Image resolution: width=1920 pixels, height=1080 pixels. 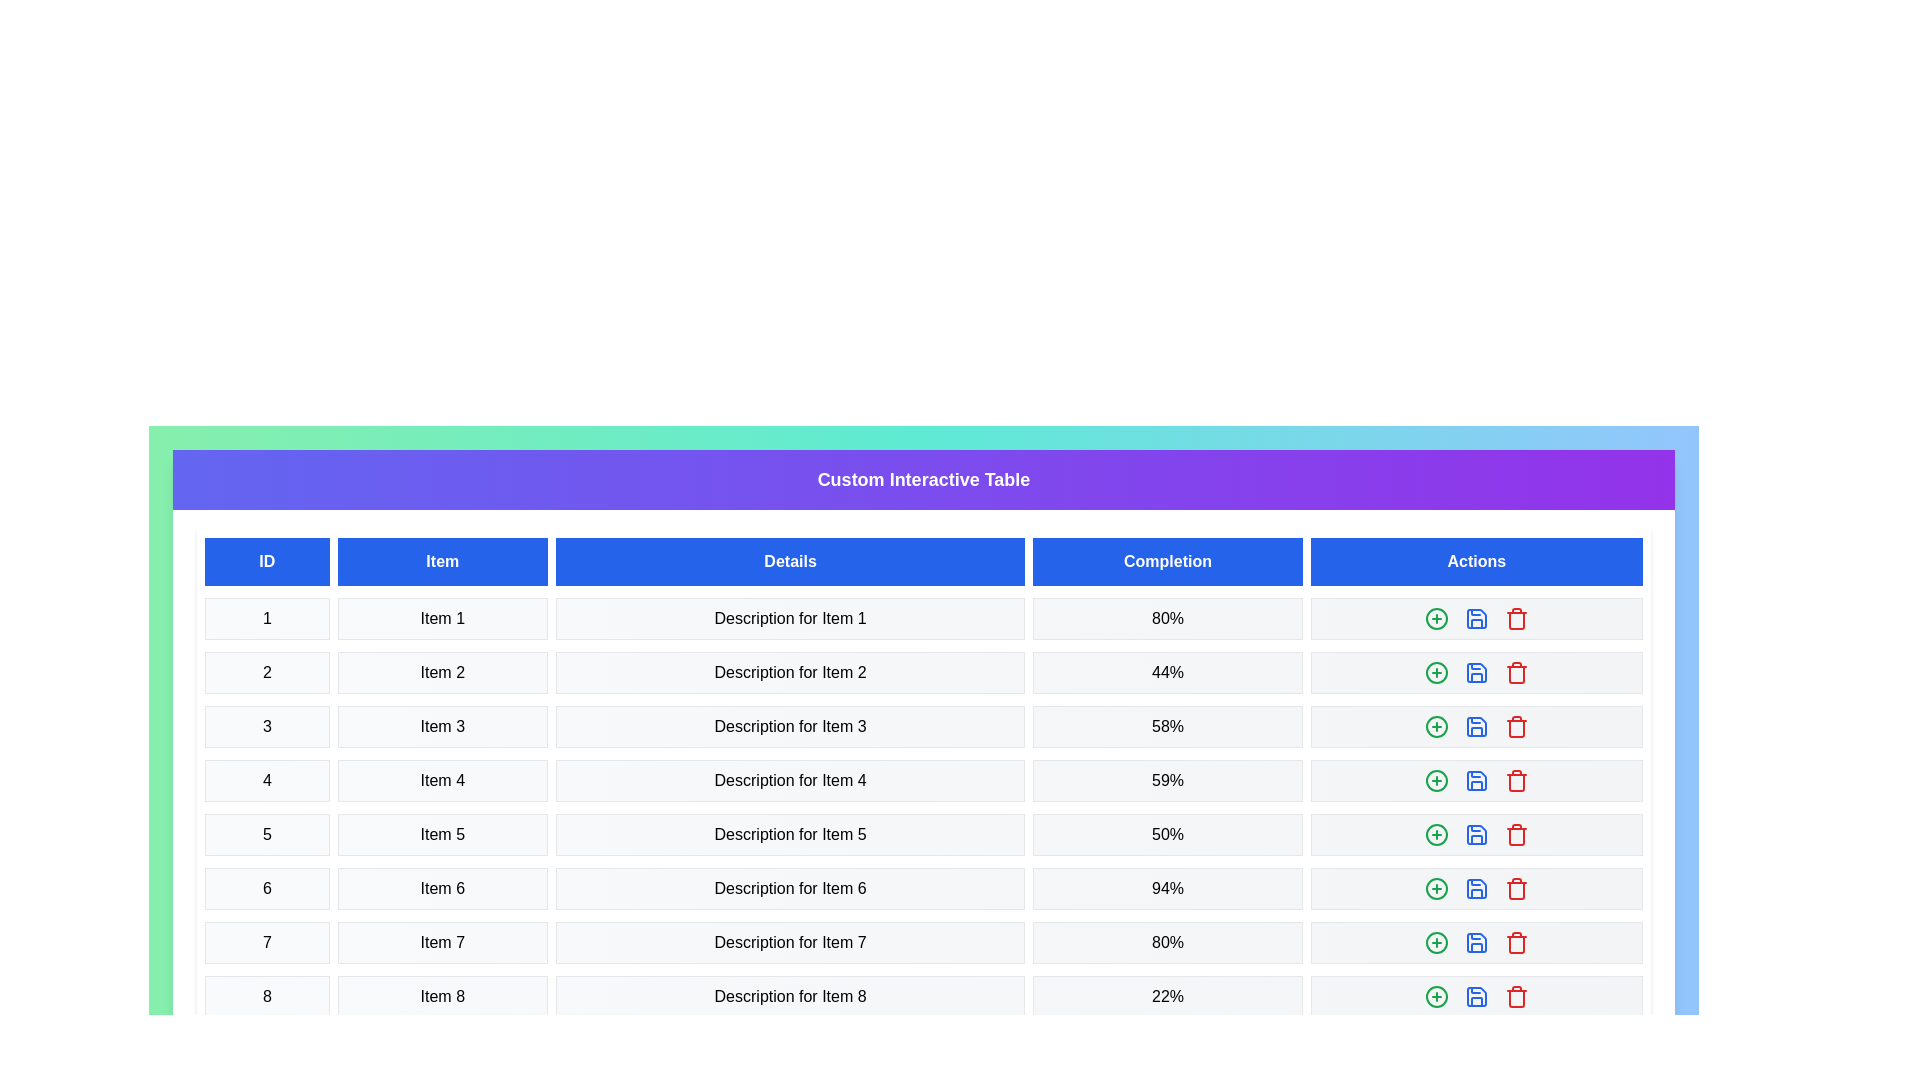 I want to click on the 'Trash' button in the 'Actions' column for the specified row, so click(x=1516, y=617).